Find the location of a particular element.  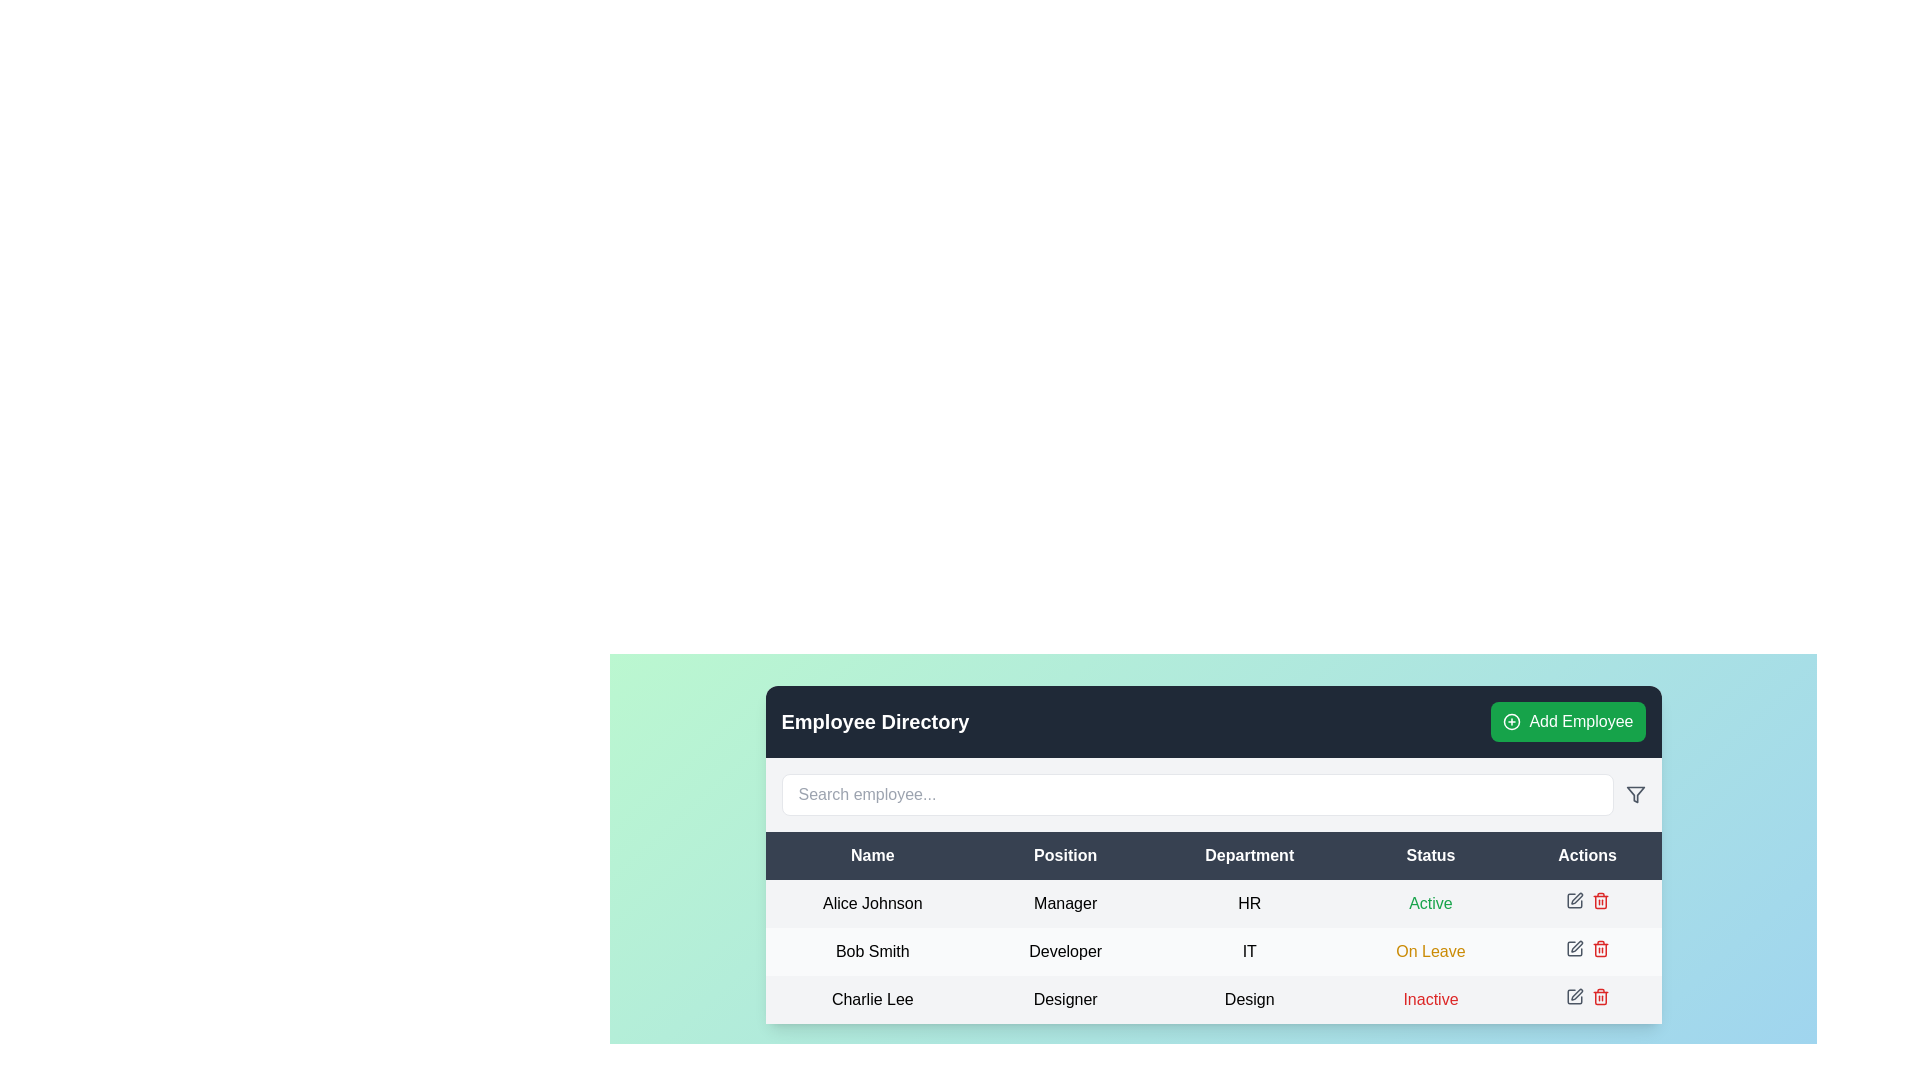

the 'Design' text label located in the 'Department' column of the 'Charlie Lee' row in the employee table is located at coordinates (1248, 999).